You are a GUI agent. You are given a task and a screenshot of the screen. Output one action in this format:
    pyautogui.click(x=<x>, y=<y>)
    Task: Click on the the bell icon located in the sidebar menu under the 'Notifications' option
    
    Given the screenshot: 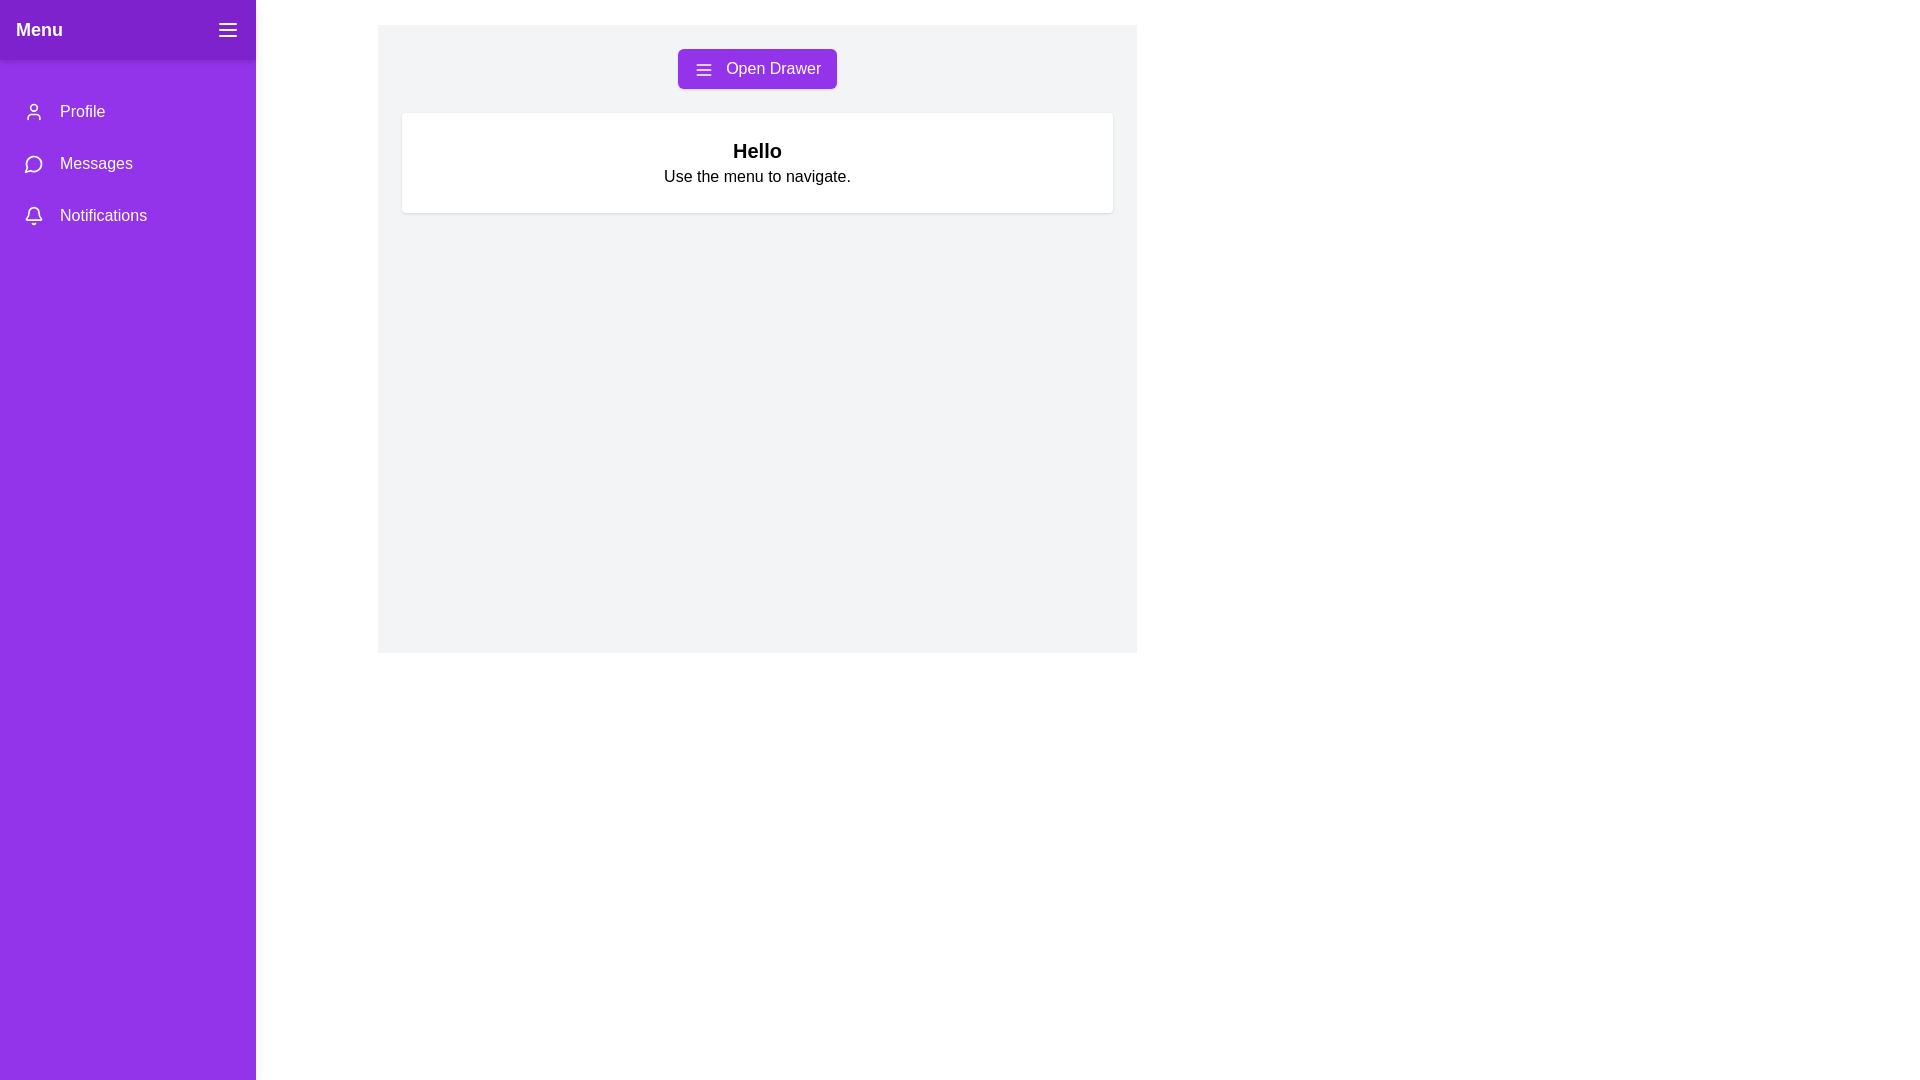 What is the action you would take?
    pyautogui.click(x=33, y=216)
    